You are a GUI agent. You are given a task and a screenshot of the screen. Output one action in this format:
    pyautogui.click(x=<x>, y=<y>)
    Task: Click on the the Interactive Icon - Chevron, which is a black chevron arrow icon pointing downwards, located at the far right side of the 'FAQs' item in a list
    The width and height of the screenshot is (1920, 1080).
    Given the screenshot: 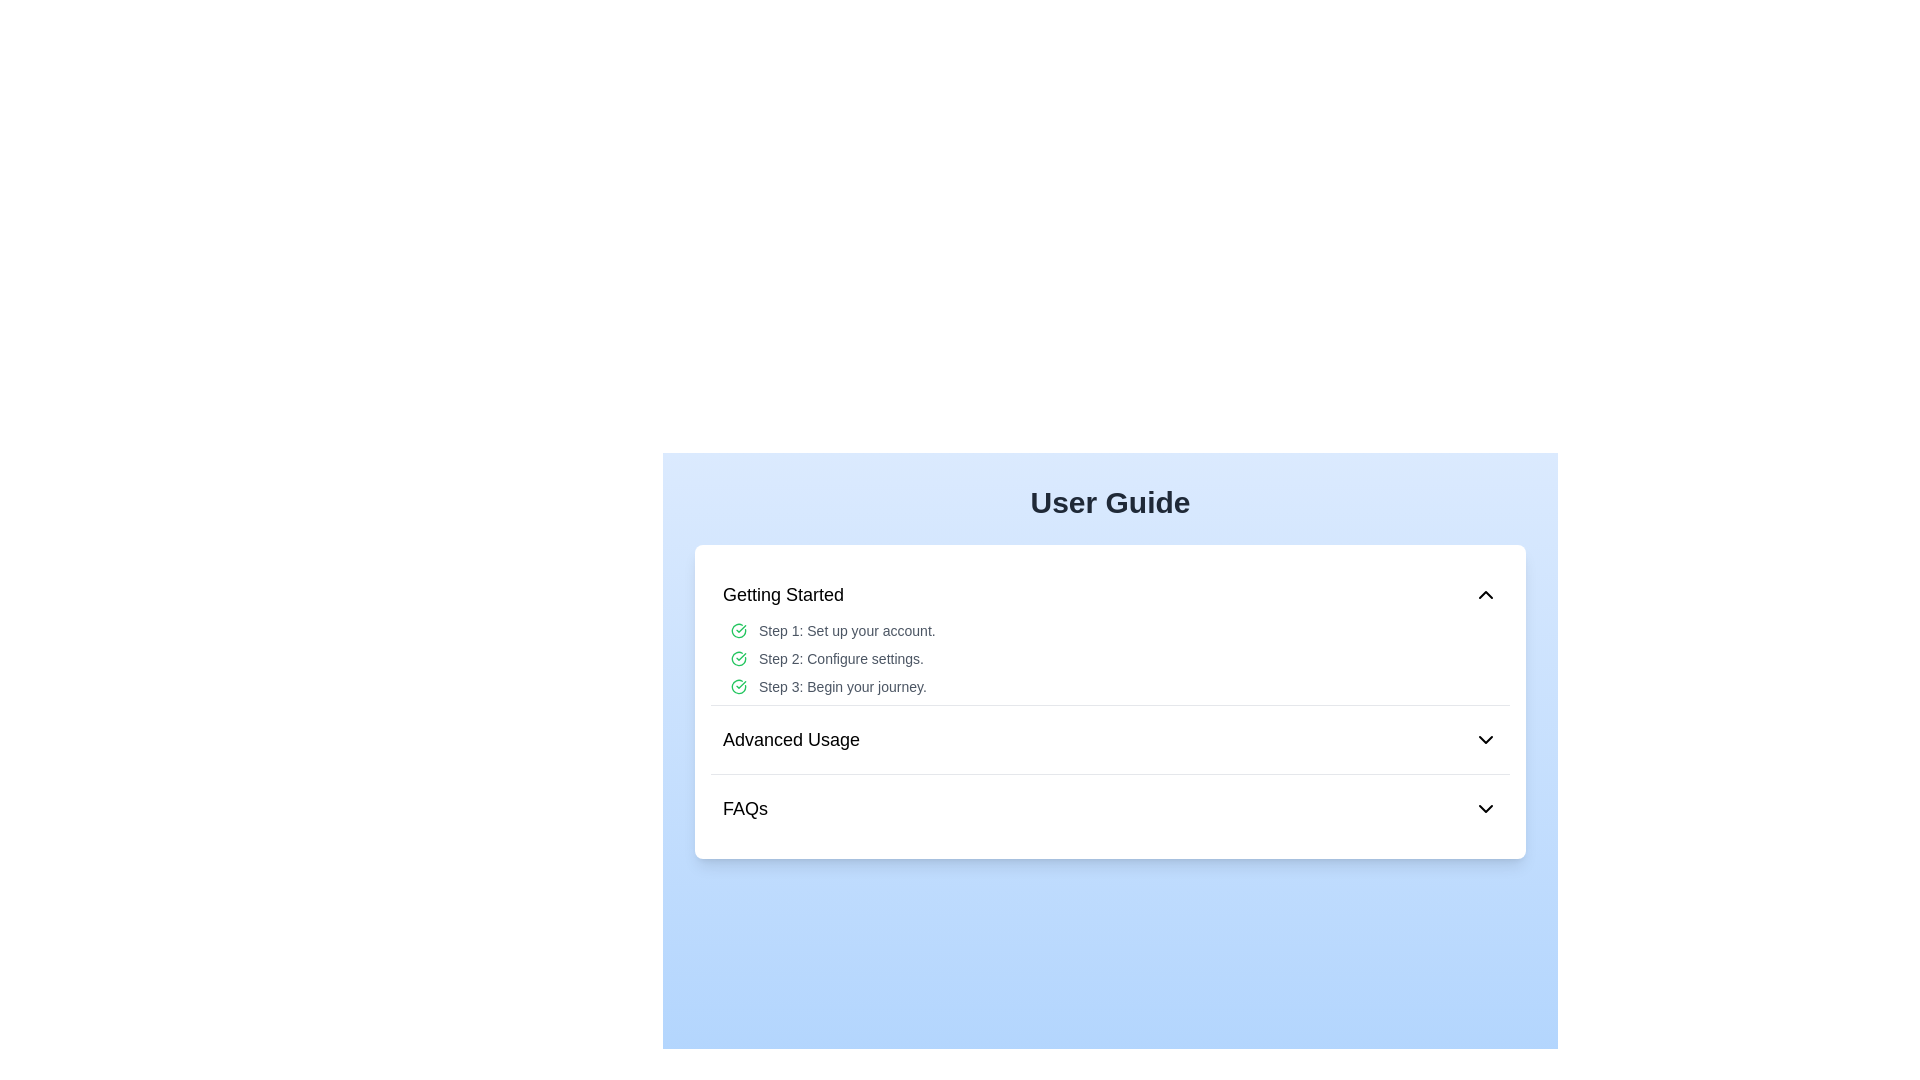 What is the action you would take?
    pyautogui.click(x=1486, y=808)
    